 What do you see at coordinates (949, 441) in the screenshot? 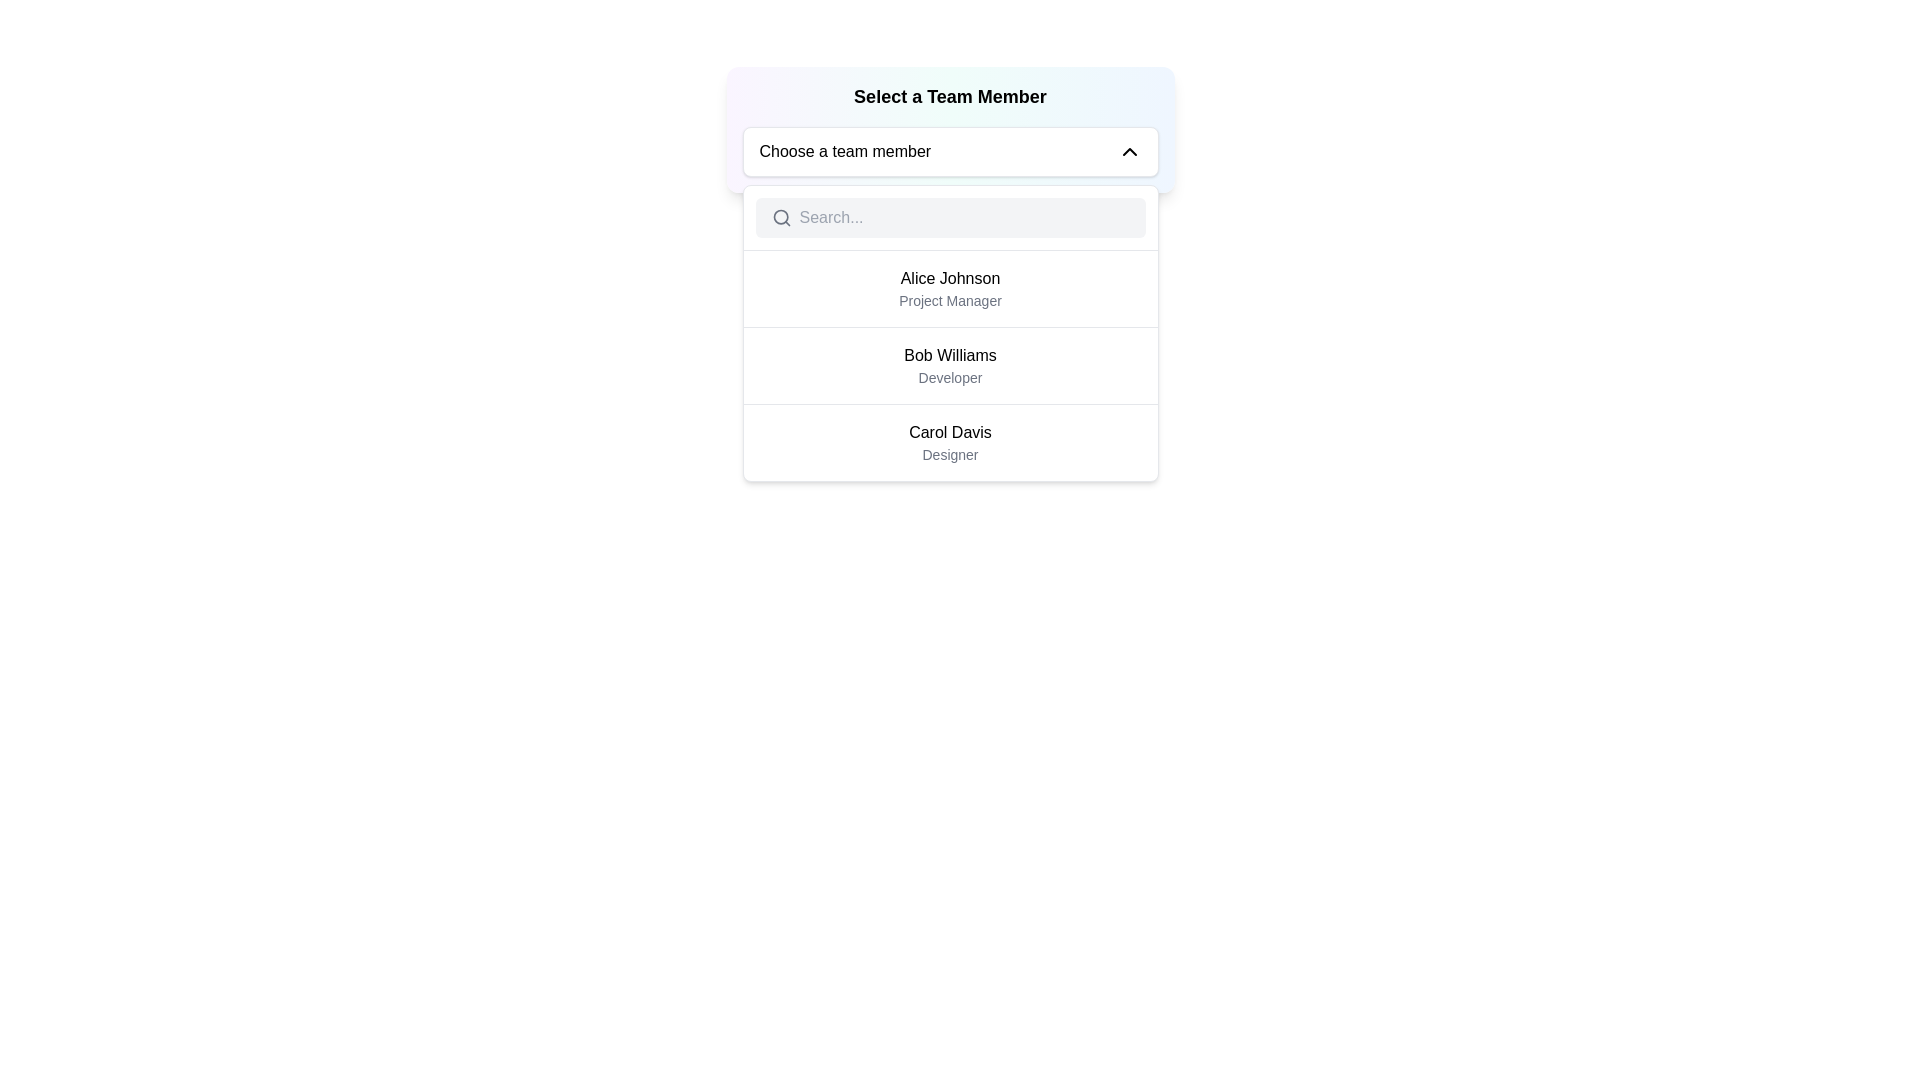
I see `the list item displaying 'Carol Davis'` at bounding box center [949, 441].